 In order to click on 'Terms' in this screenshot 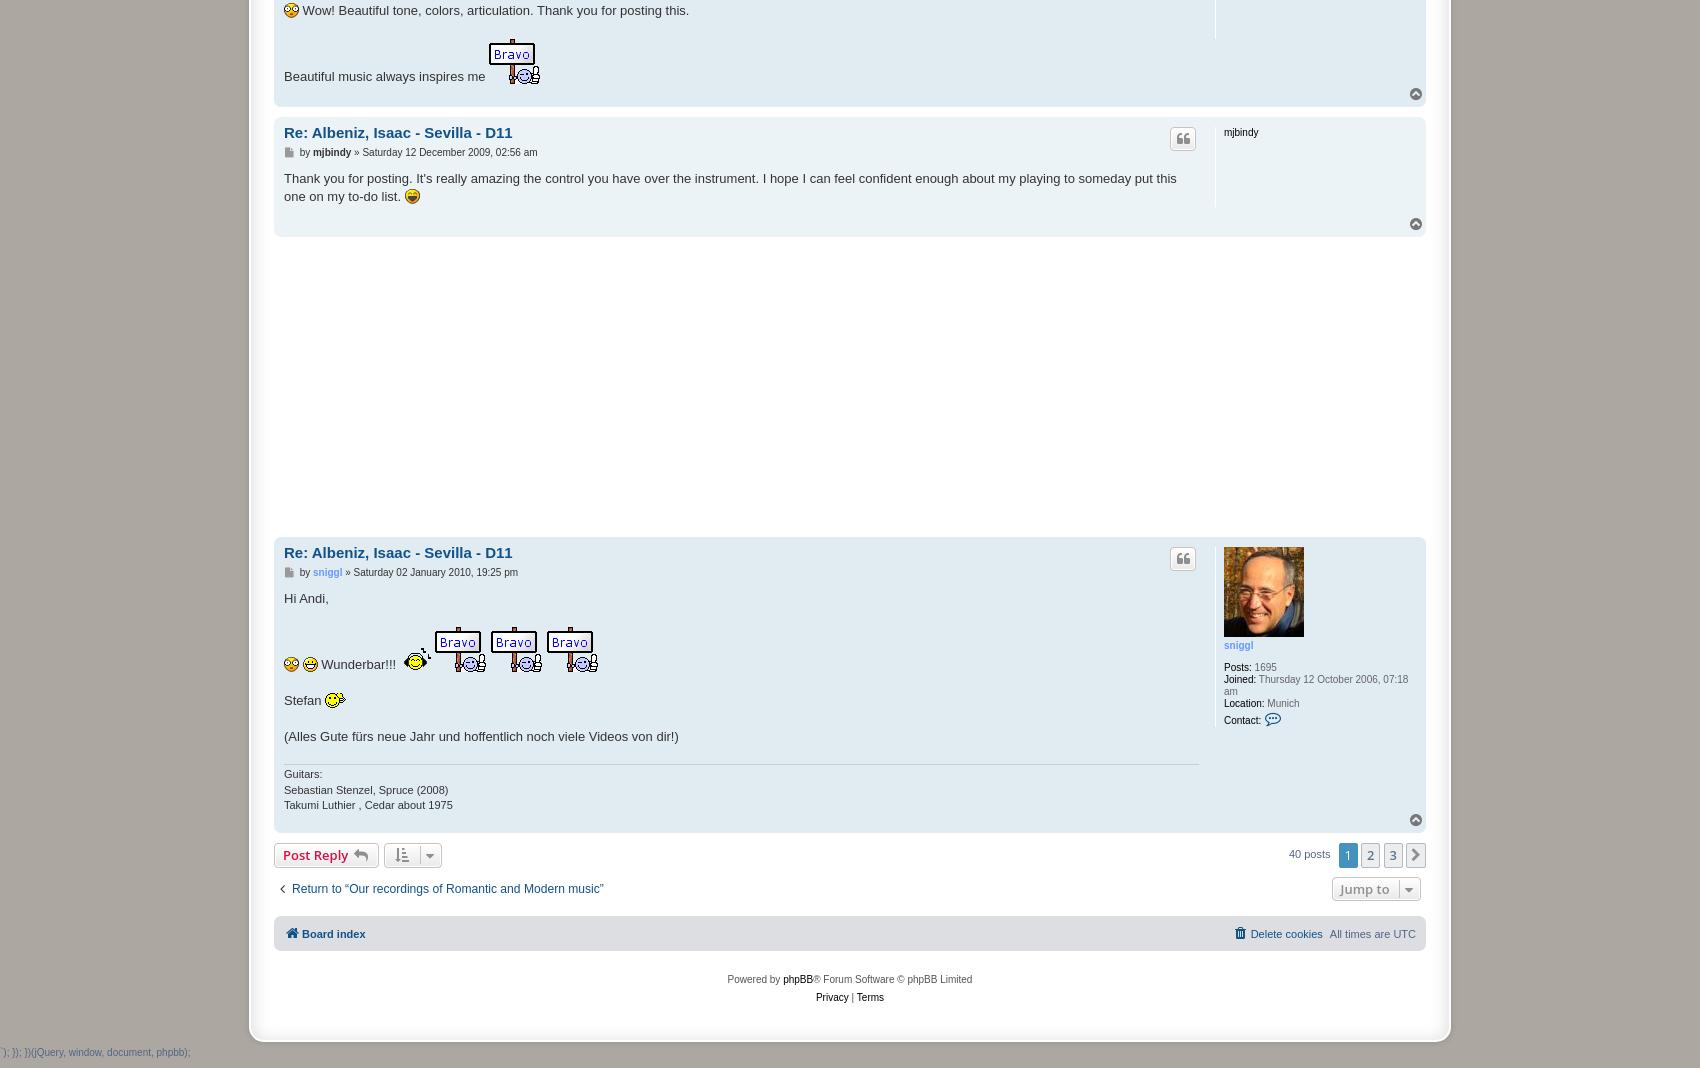, I will do `click(870, 996)`.